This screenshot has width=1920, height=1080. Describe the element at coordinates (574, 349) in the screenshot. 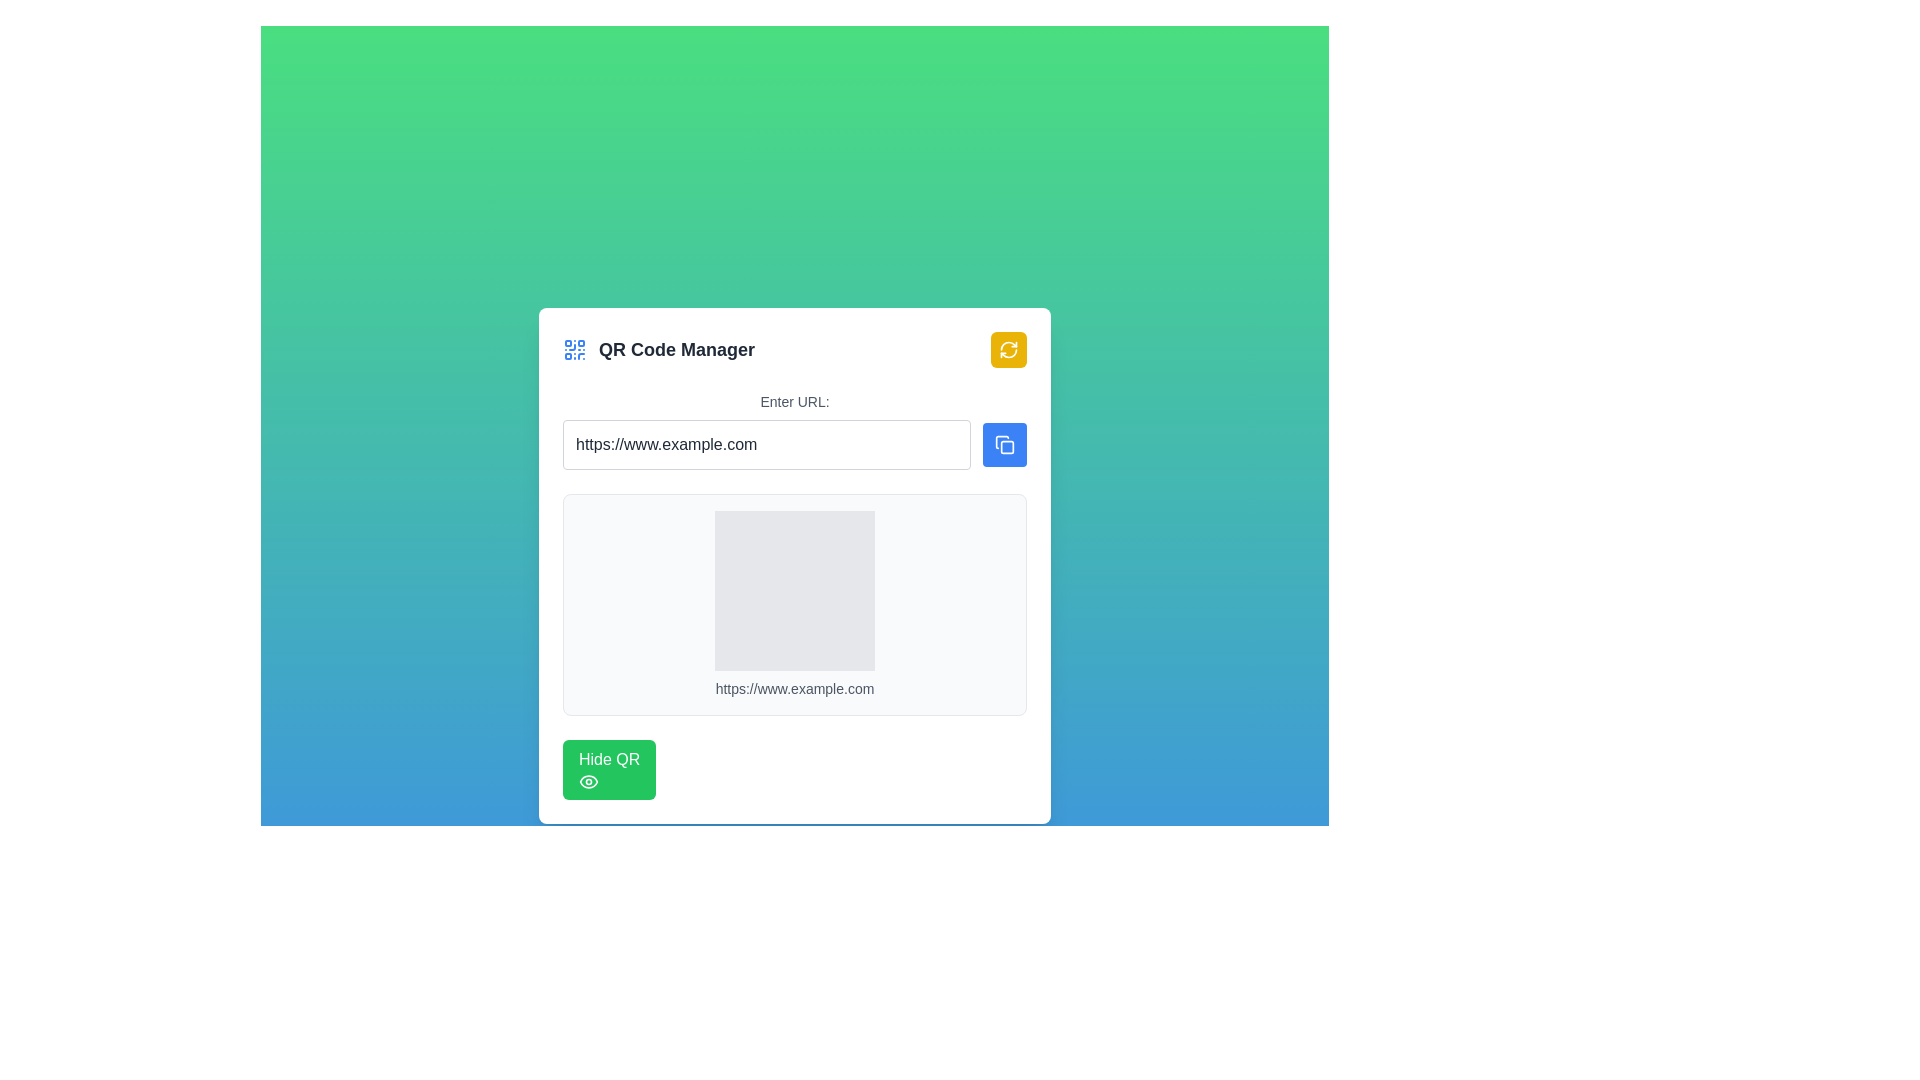

I see `the decorative icon located to the immediate left of the 'QR Code Manager' text in the header of the modal dialog box` at that location.